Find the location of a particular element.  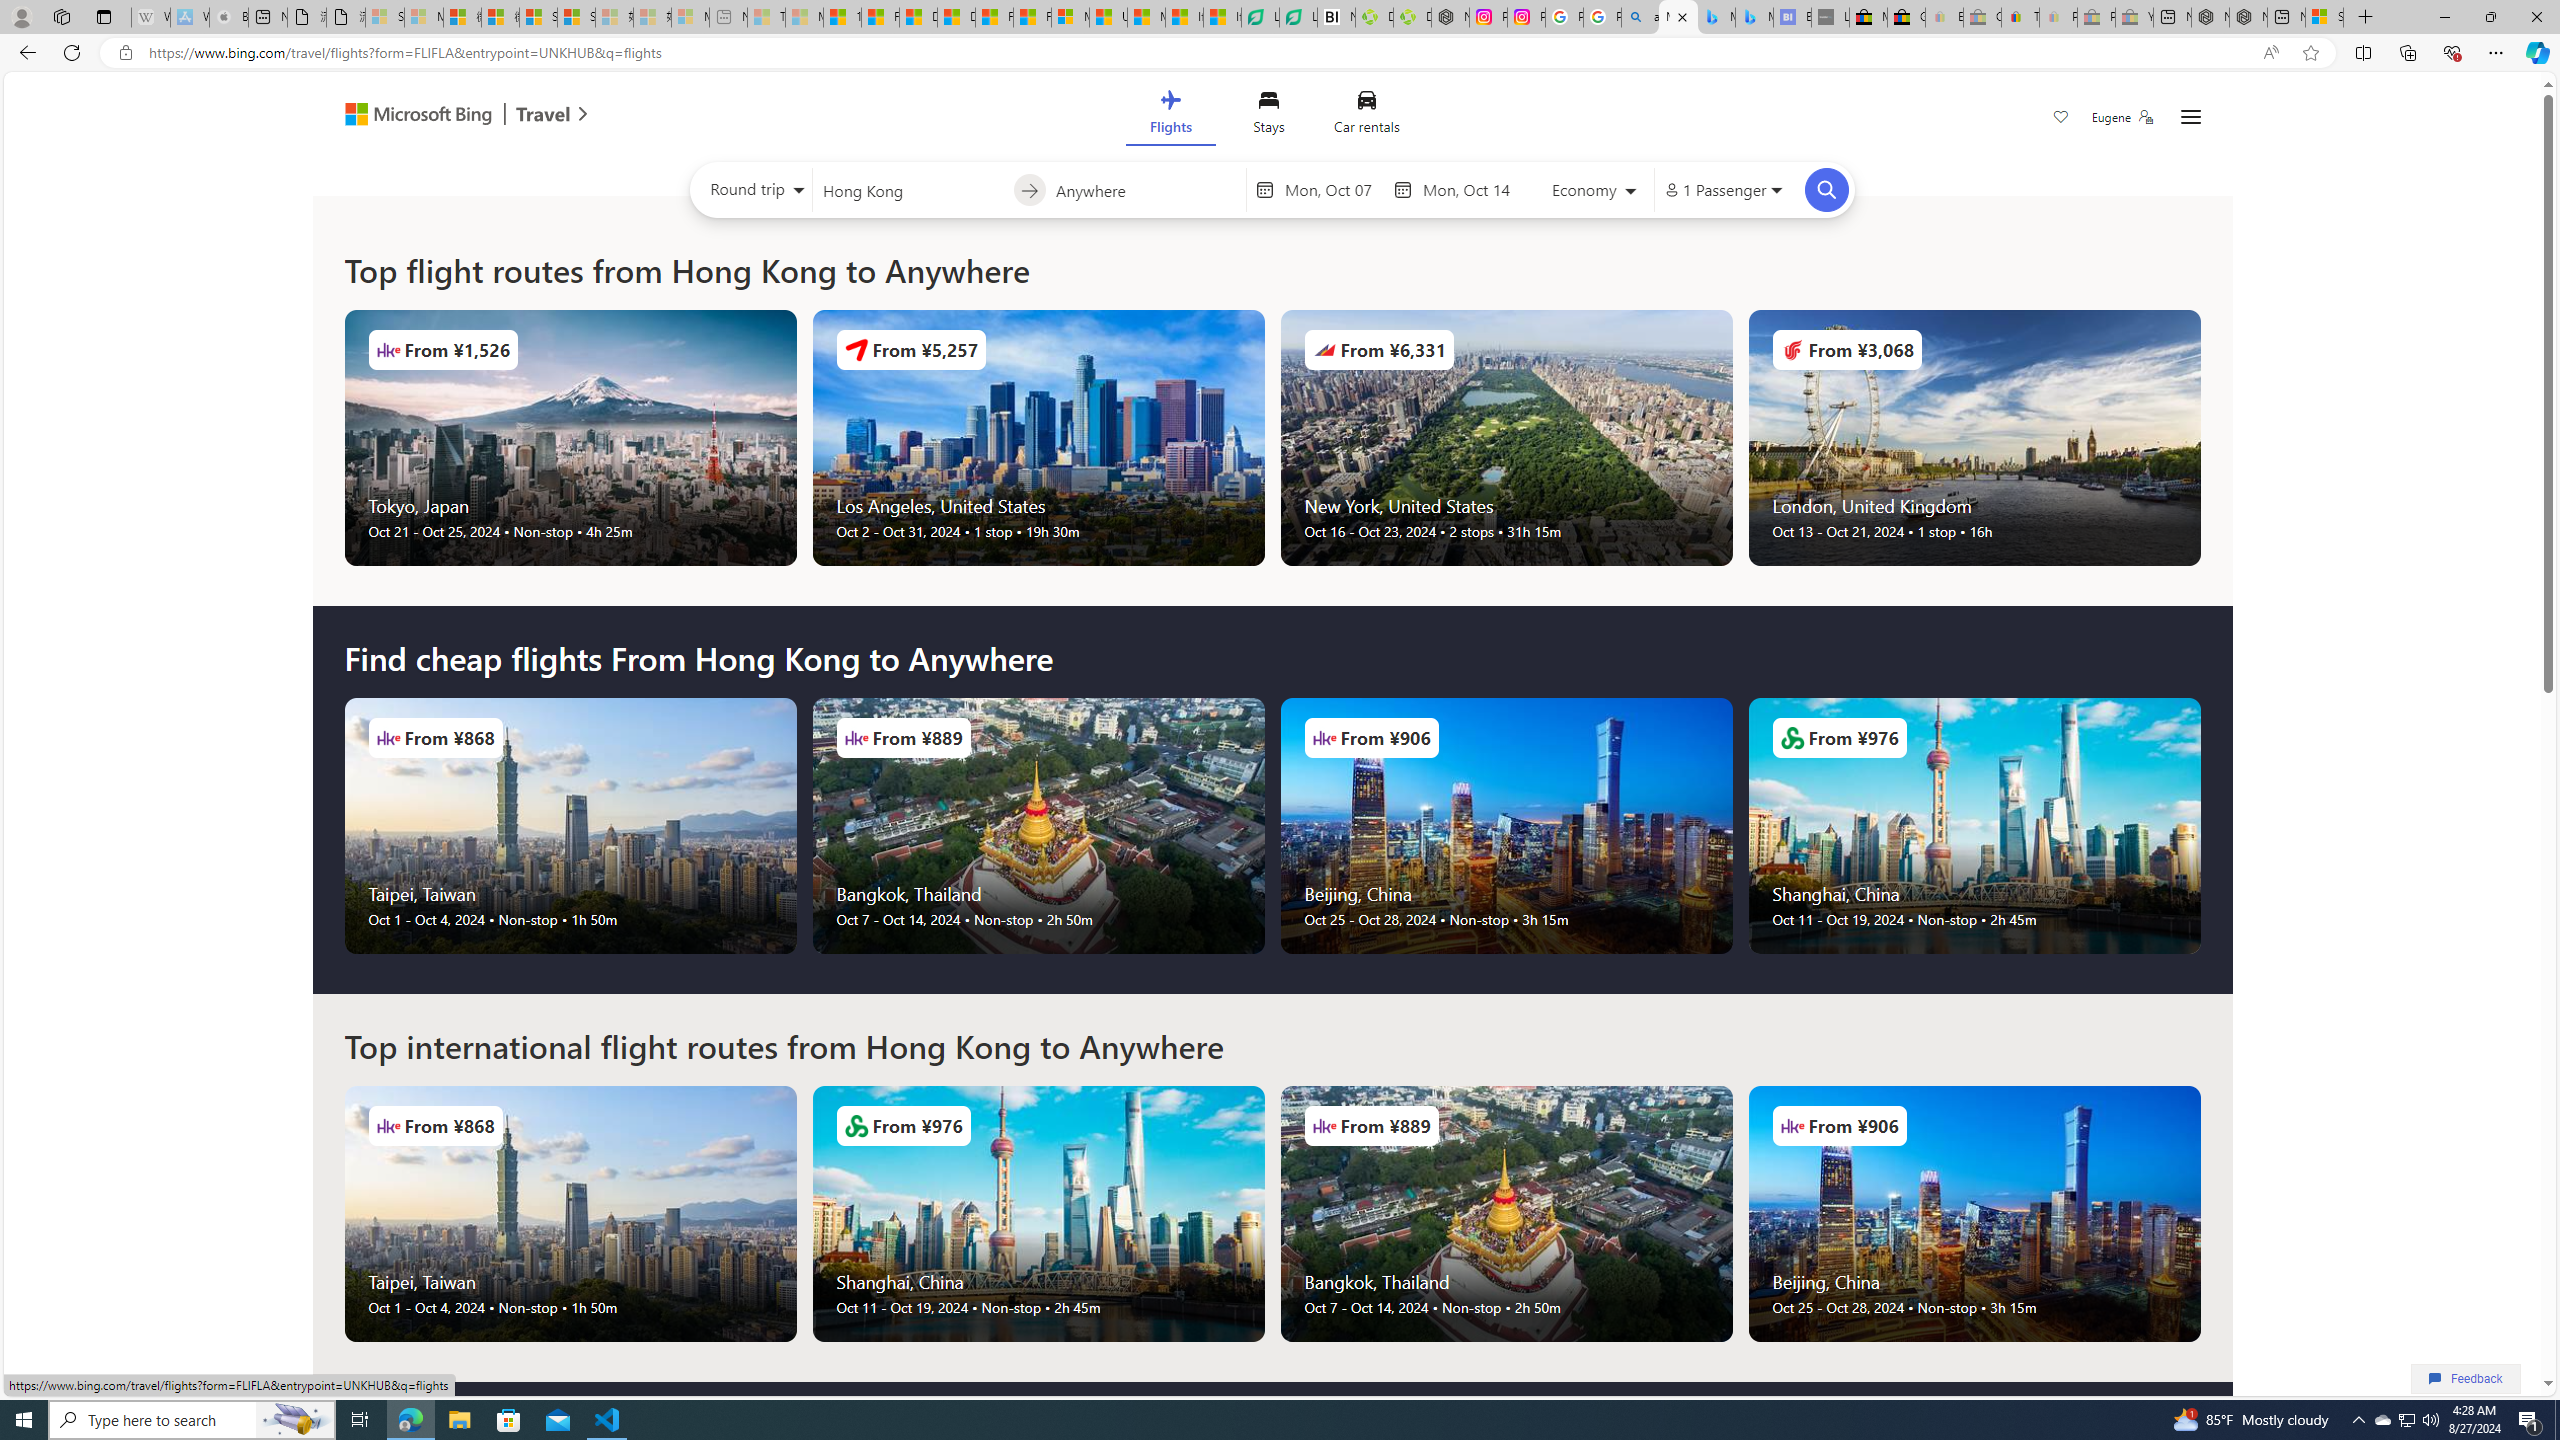

'Nvidia va a poner a prueba la paciencia de los inversores' is located at coordinates (1336, 16).